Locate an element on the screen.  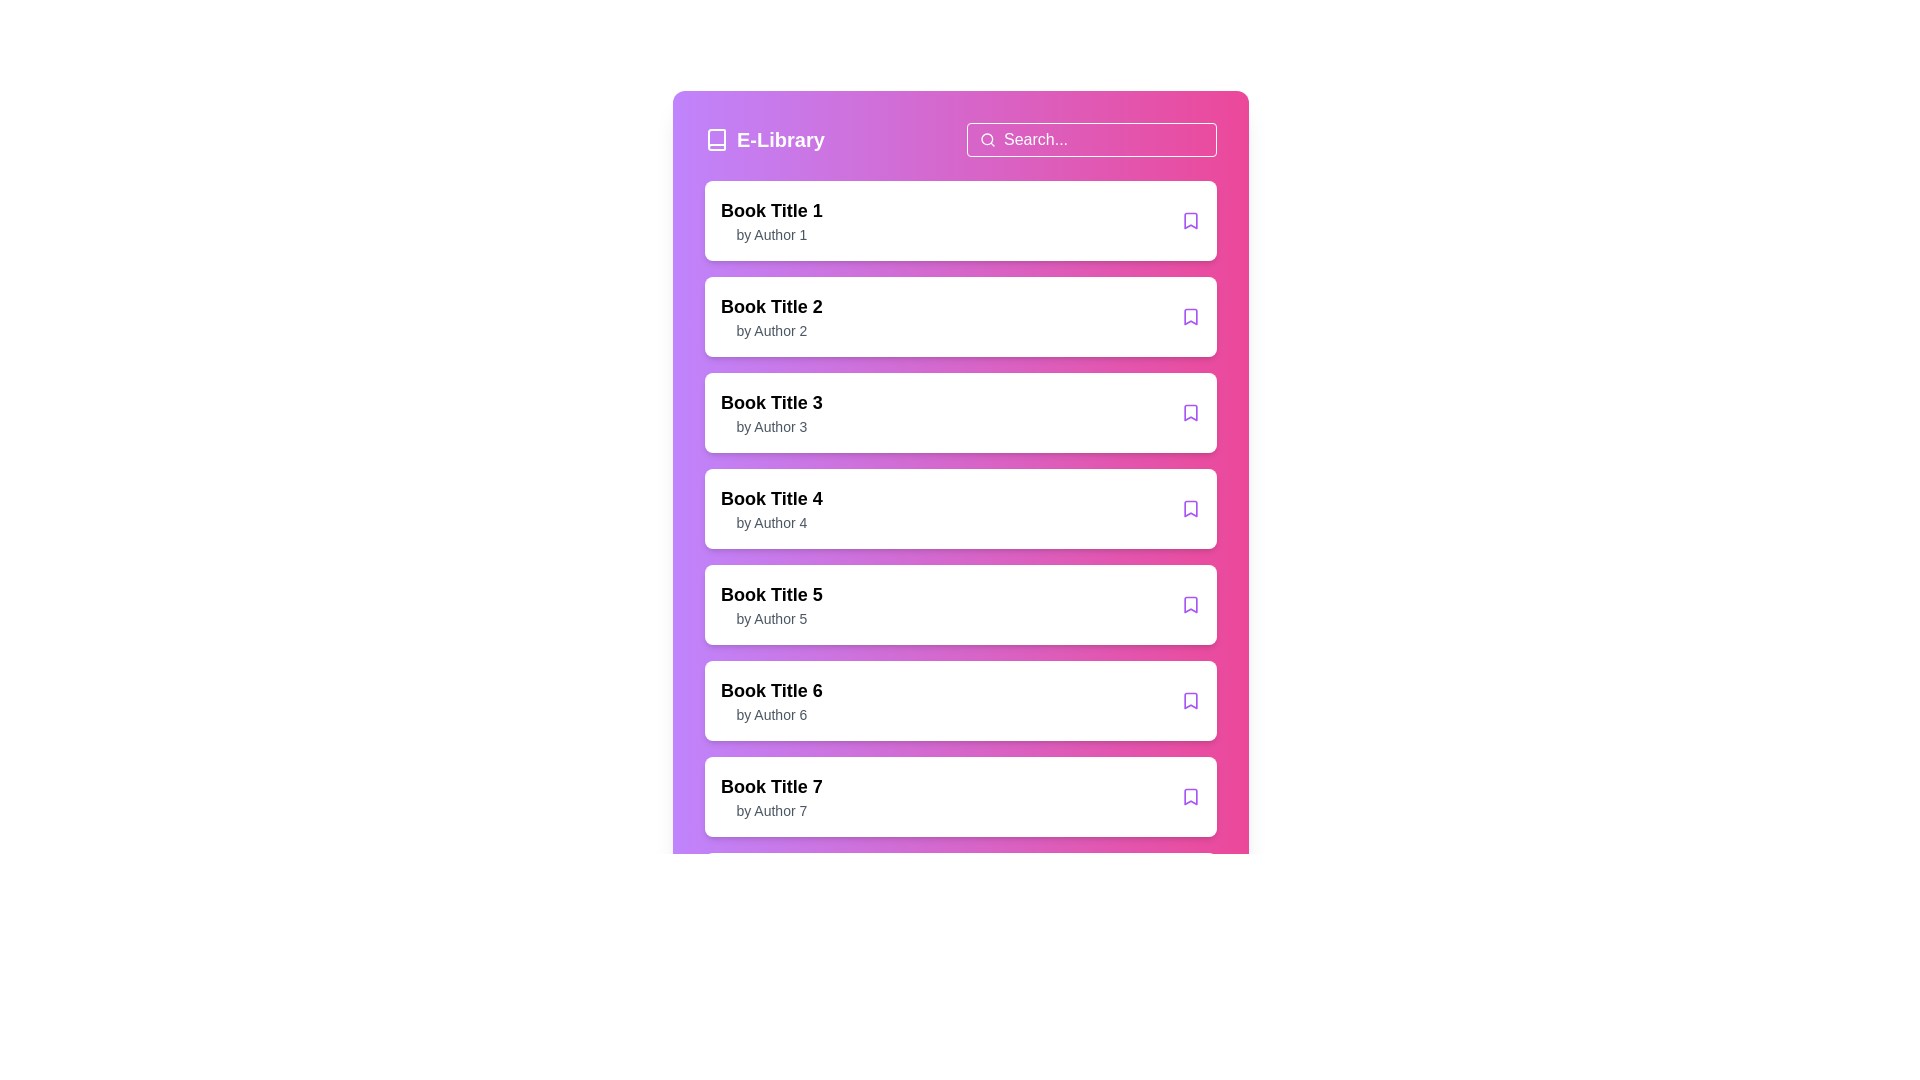
the Text Label displaying the title 'Book Title 3', which is located as the primary heading in the third card of a vertically stacked list of books is located at coordinates (770, 402).